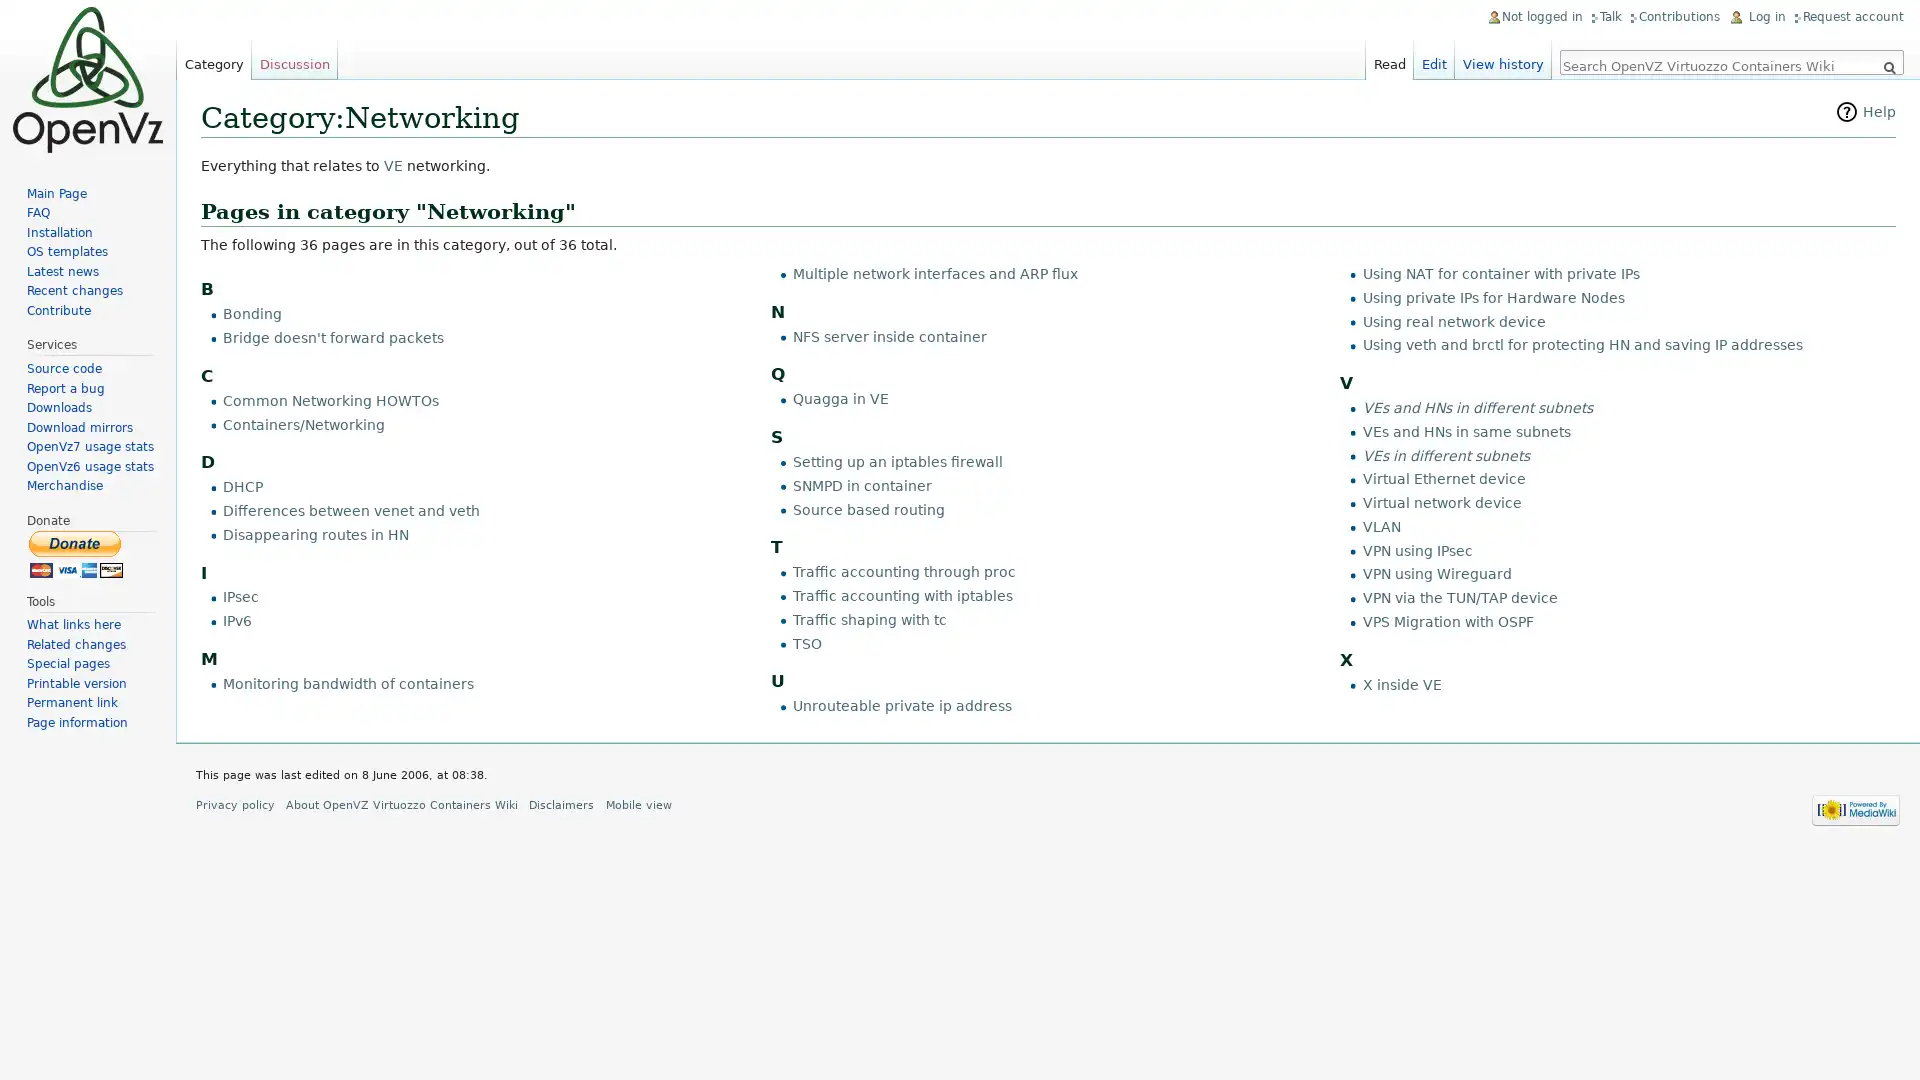 The height and width of the screenshot is (1080, 1920). I want to click on Go, so click(1888, 67).